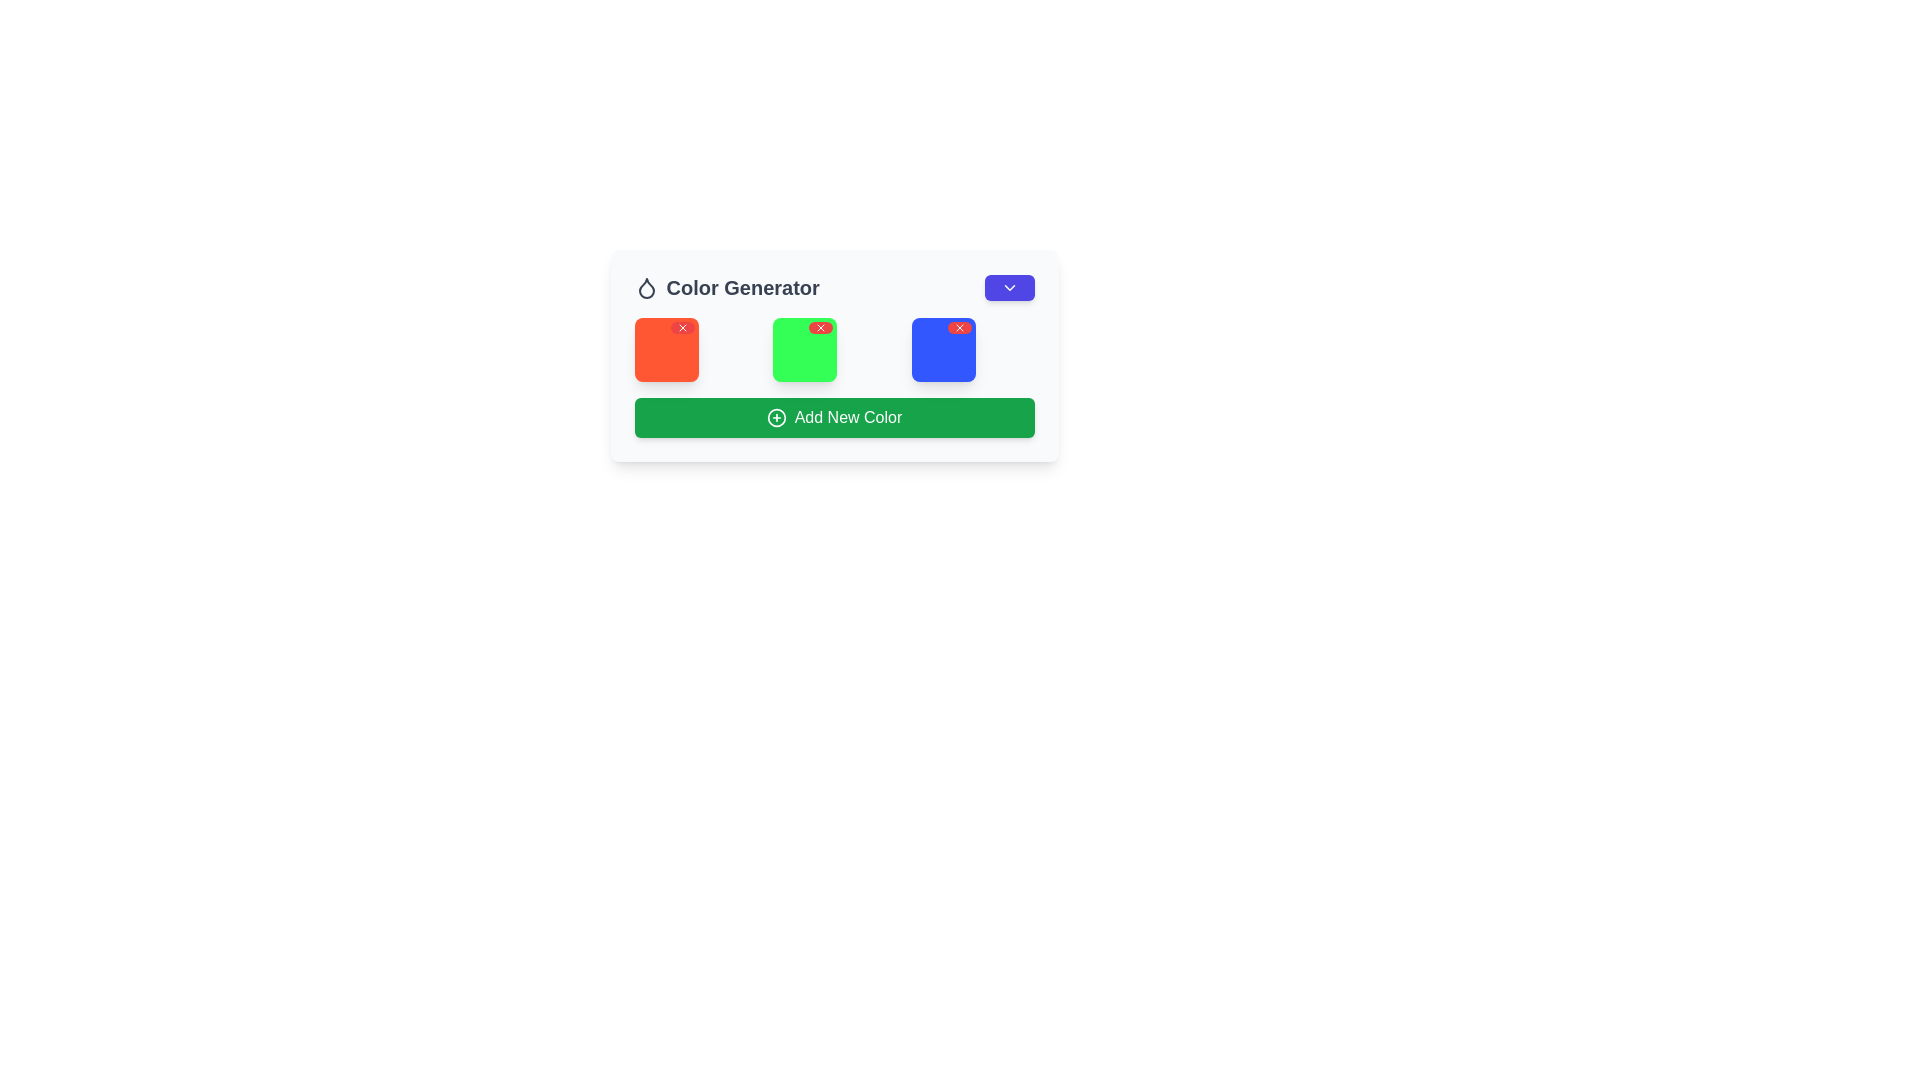 This screenshot has width=1920, height=1080. What do you see at coordinates (821, 326) in the screenshot?
I see `the close or delete button located in the top-right corner of the green square in the middle position of a grid of colorful squares` at bounding box center [821, 326].